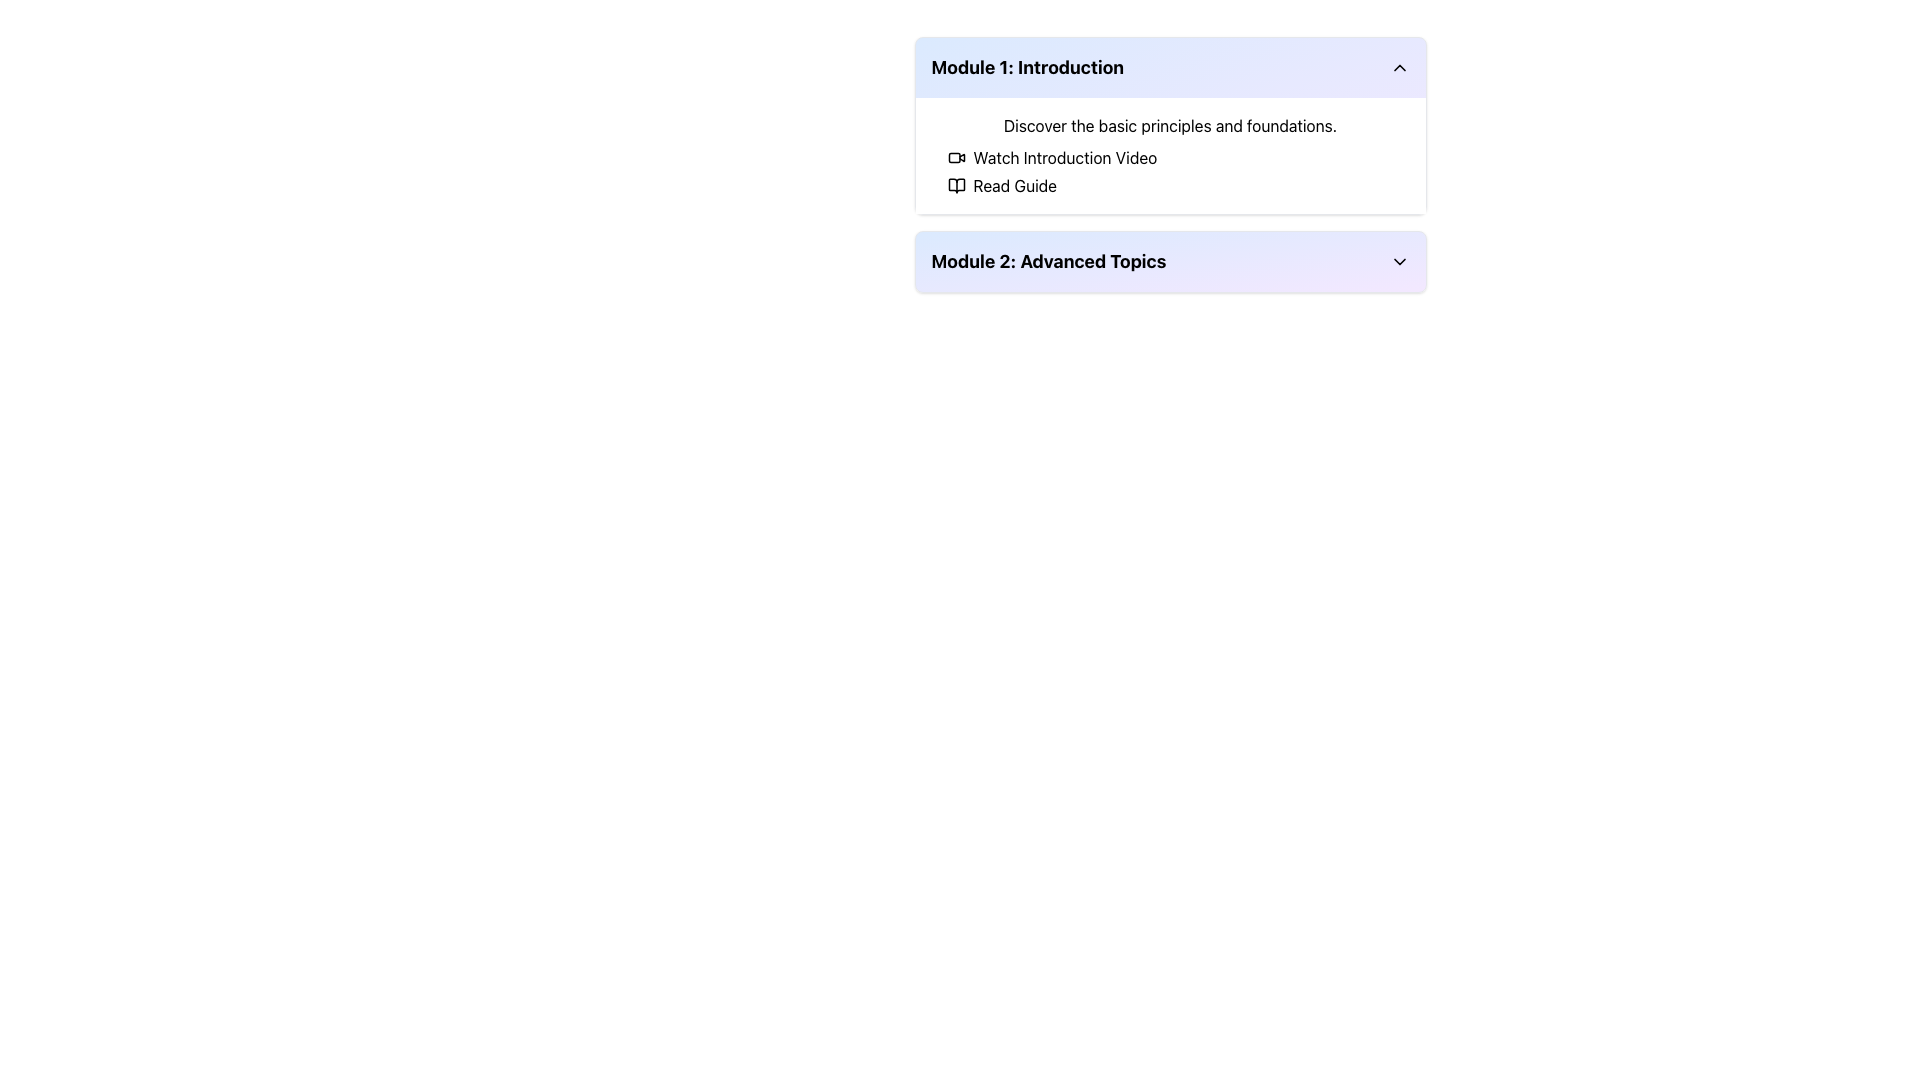 The height and width of the screenshot is (1080, 1920). I want to click on the chevron icon located in the top-right corner of the 'Module 2: Advanced Topics' header, so click(1398, 261).